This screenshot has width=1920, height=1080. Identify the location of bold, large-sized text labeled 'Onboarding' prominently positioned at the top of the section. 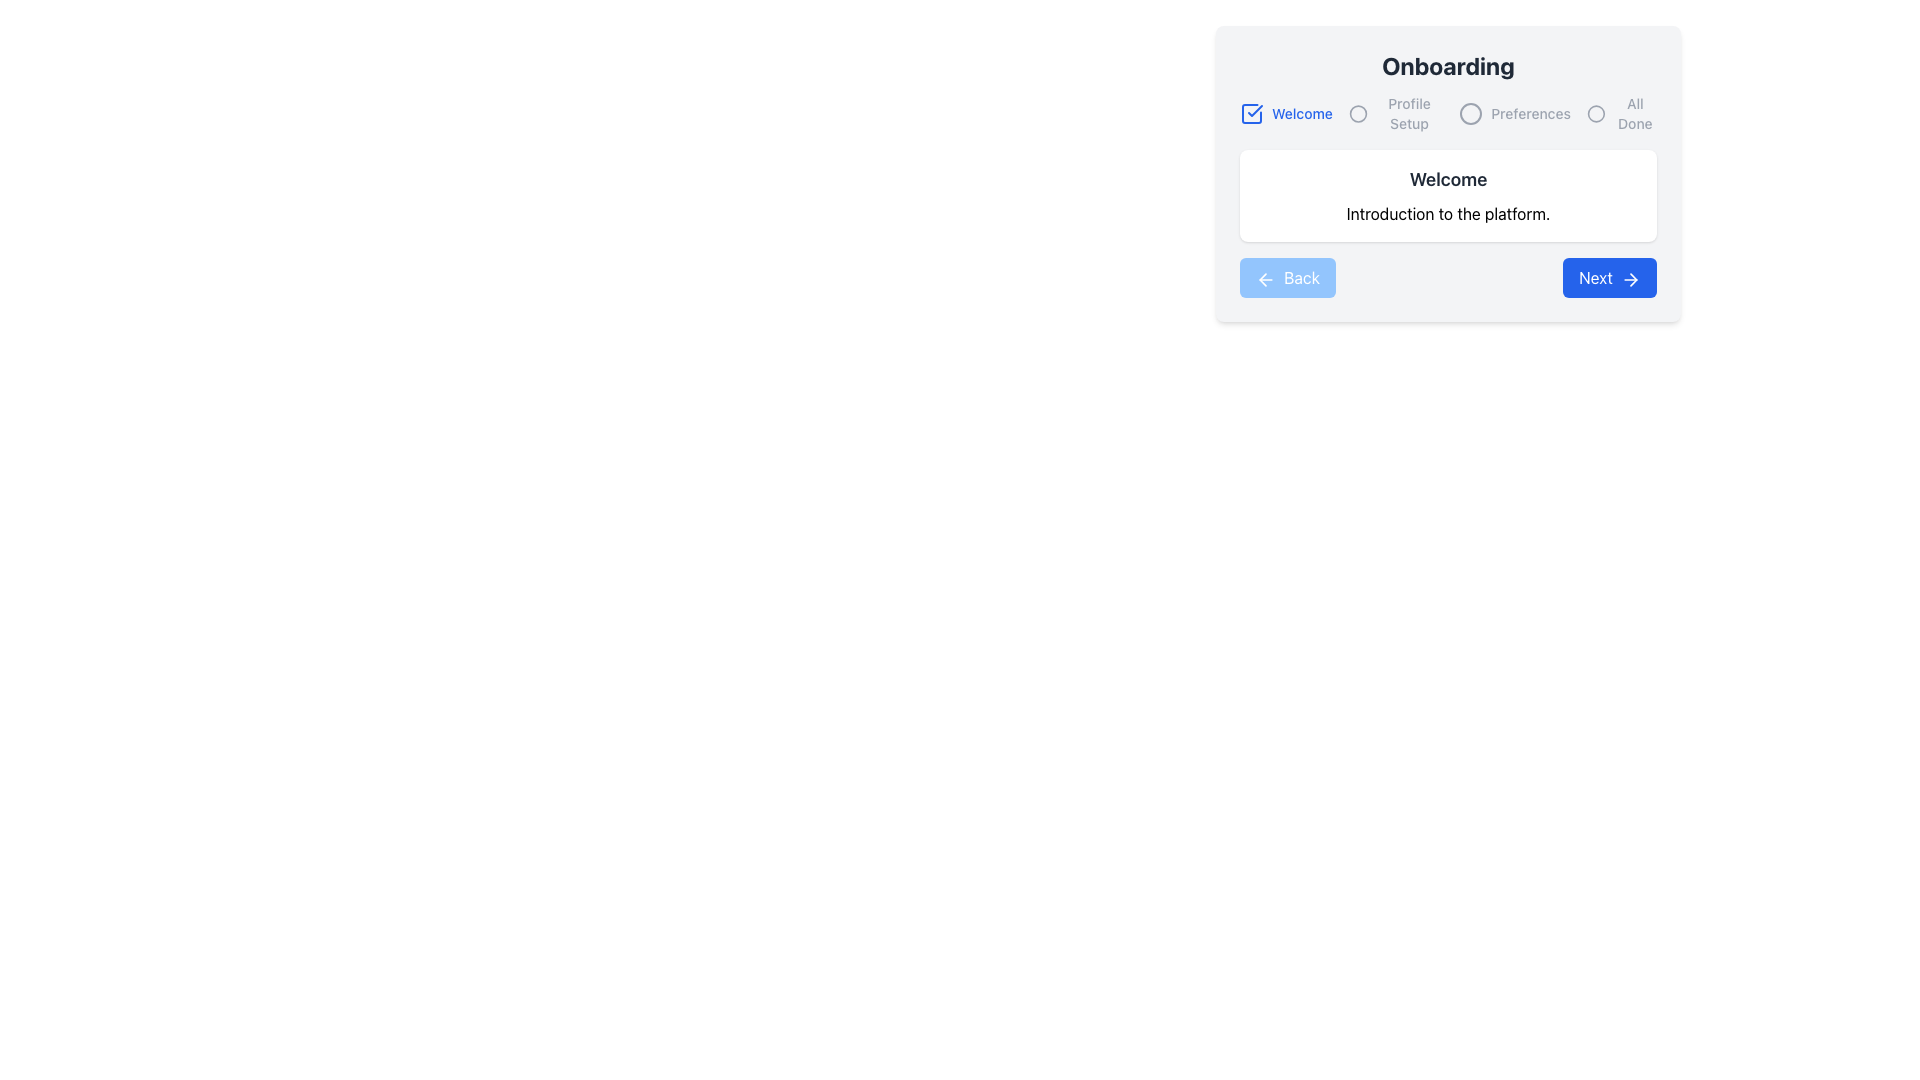
(1448, 64).